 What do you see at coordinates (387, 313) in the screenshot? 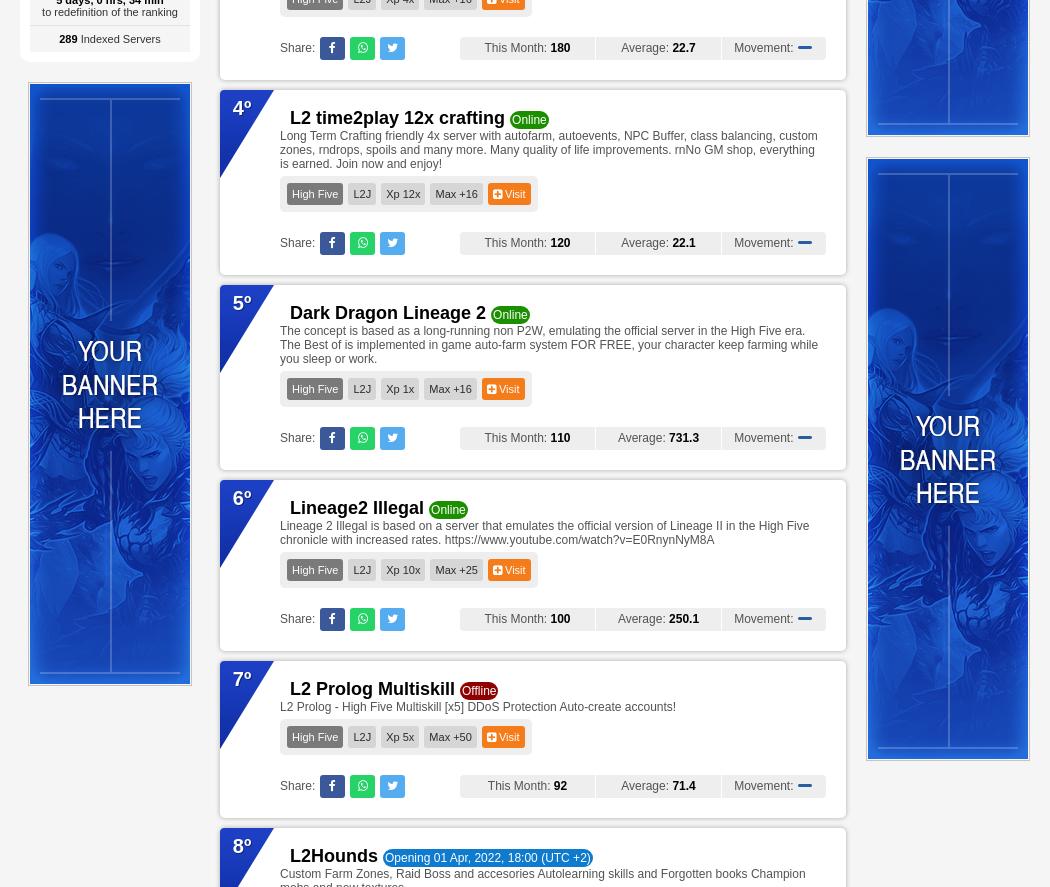
I see `'Dark Dragon Lineage 2'` at bounding box center [387, 313].